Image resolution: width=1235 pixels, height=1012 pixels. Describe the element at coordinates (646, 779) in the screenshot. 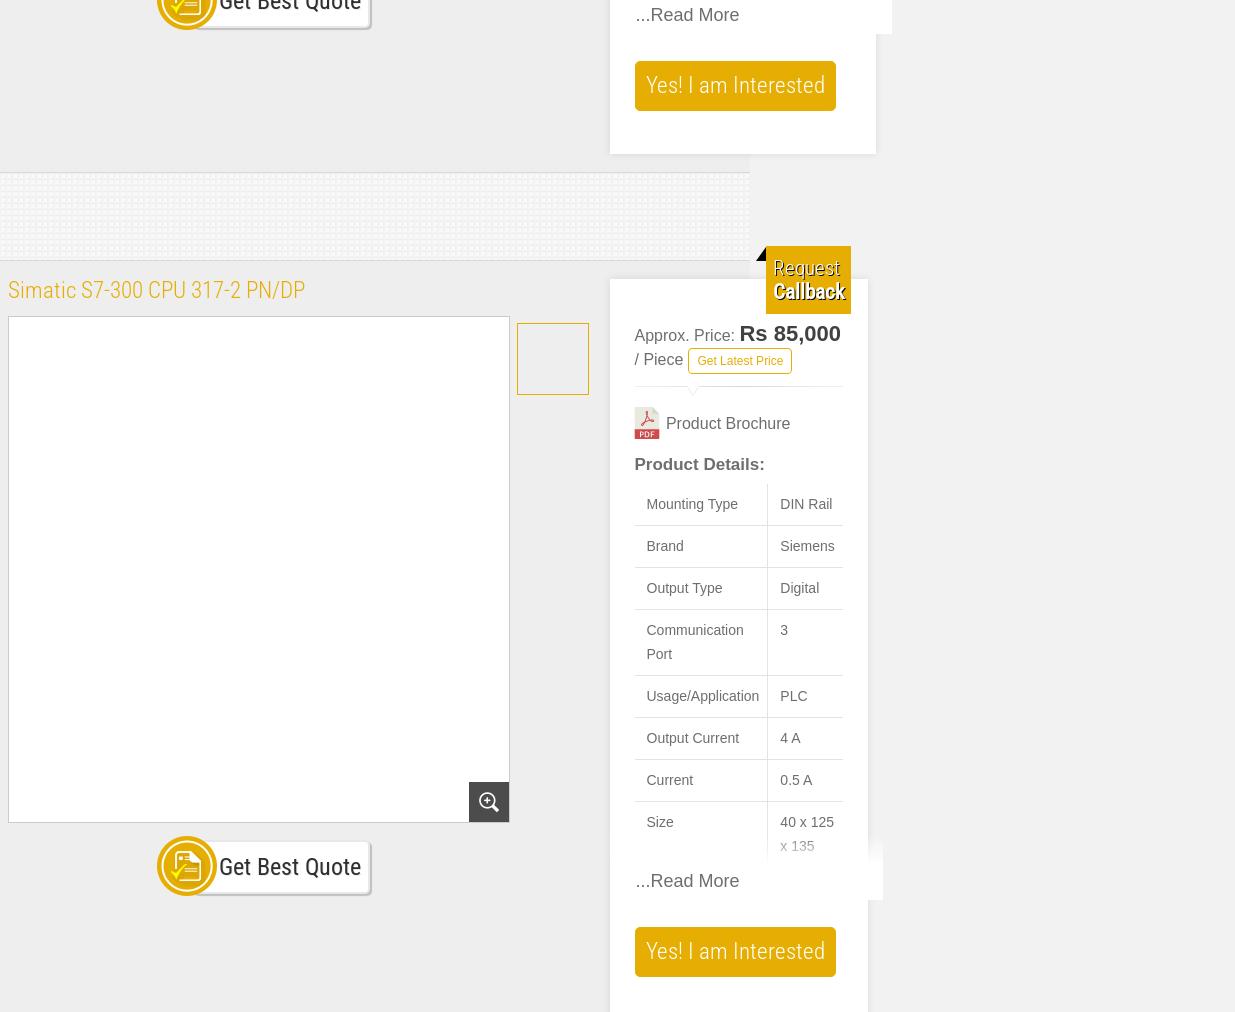

I see `'Current'` at that location.